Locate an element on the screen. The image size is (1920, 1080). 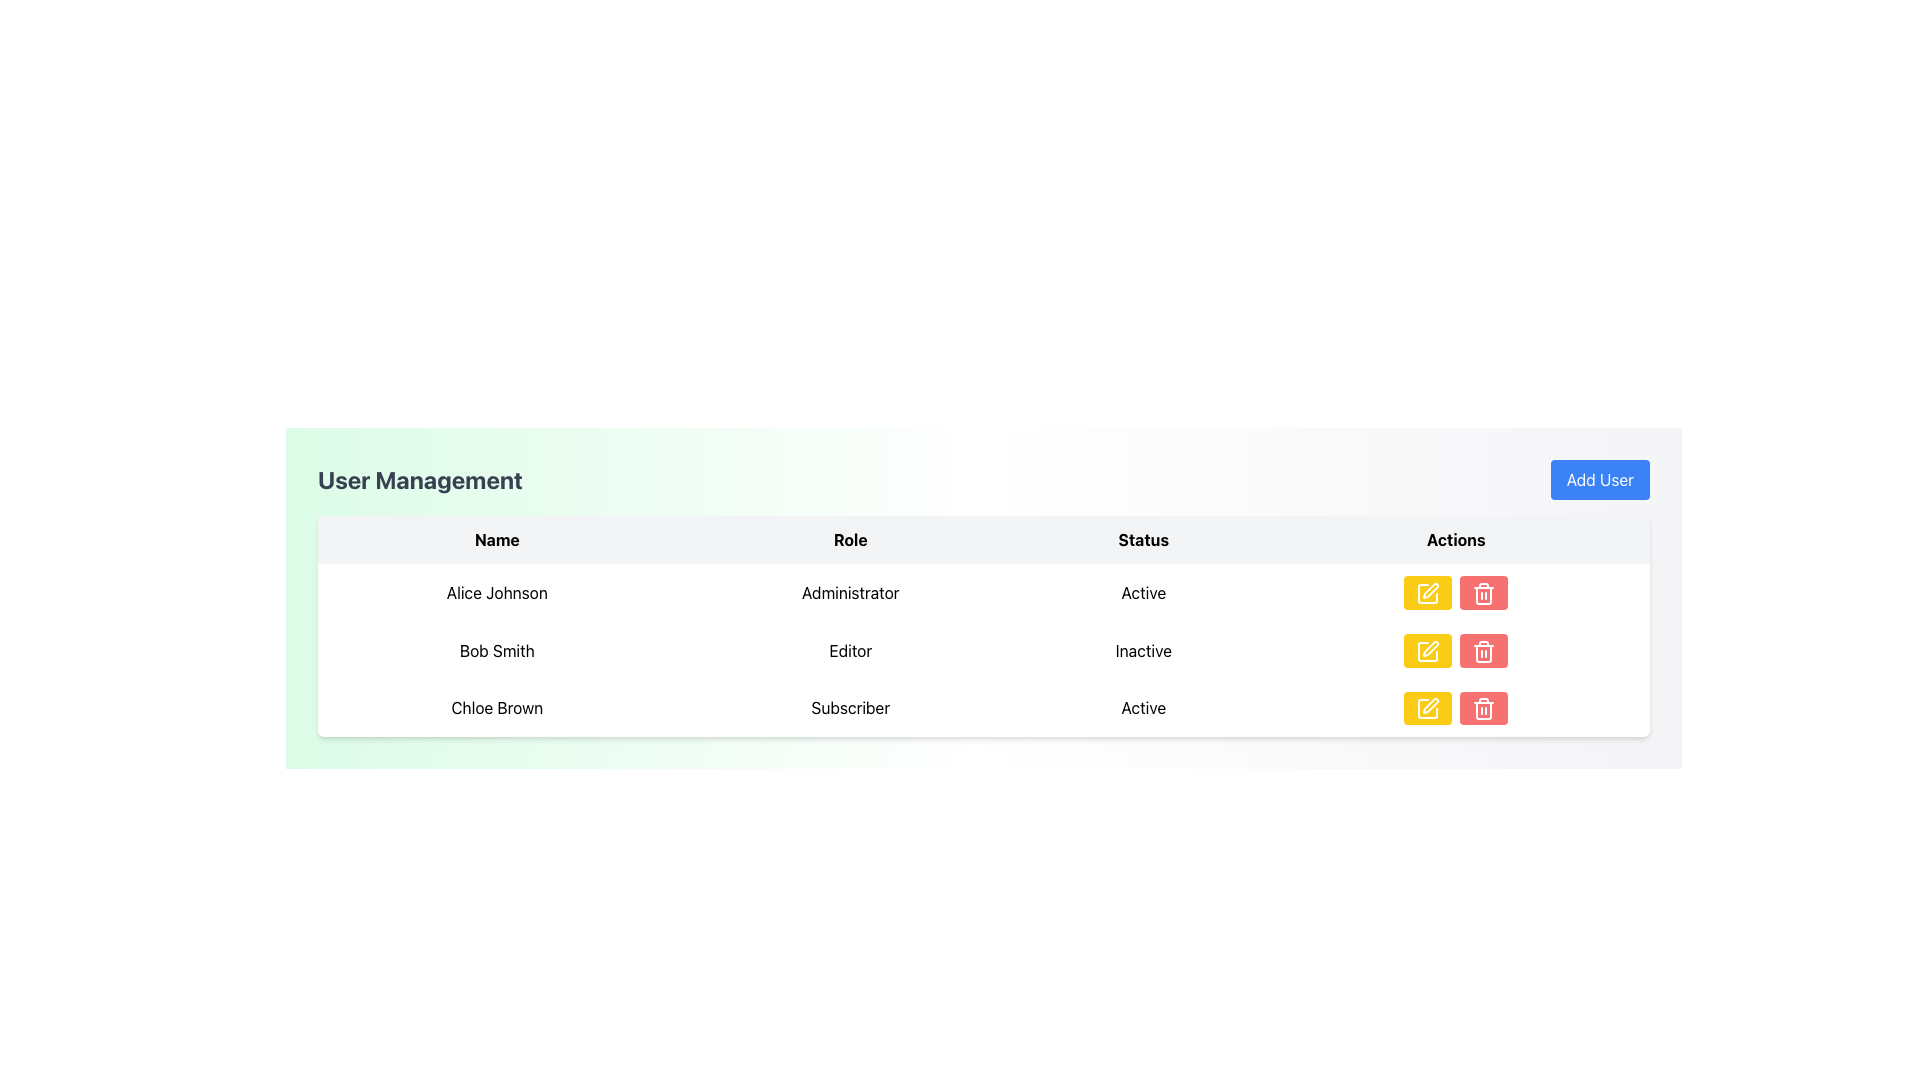
the edit button with a pen icon in the Actions column of the first row in the user table is located at coordinates (1427, 591).